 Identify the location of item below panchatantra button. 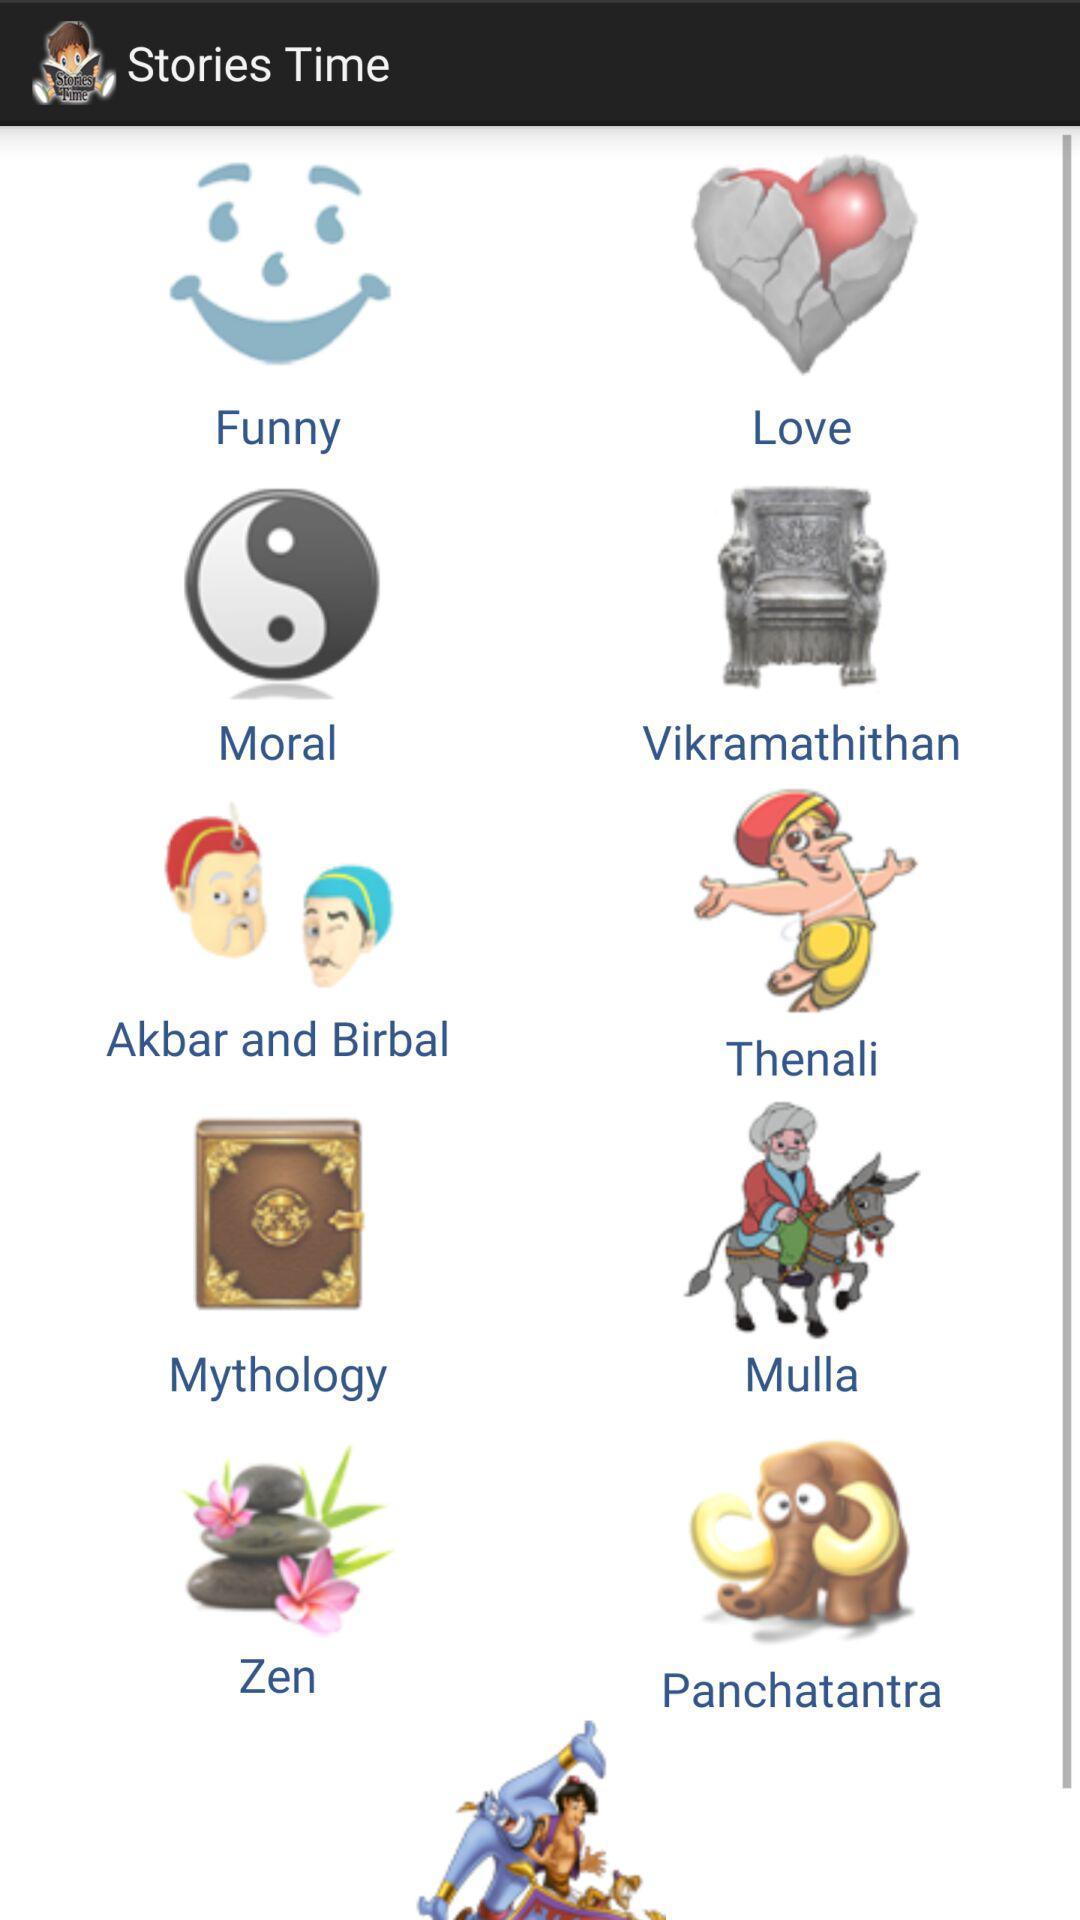
(540, 1820).